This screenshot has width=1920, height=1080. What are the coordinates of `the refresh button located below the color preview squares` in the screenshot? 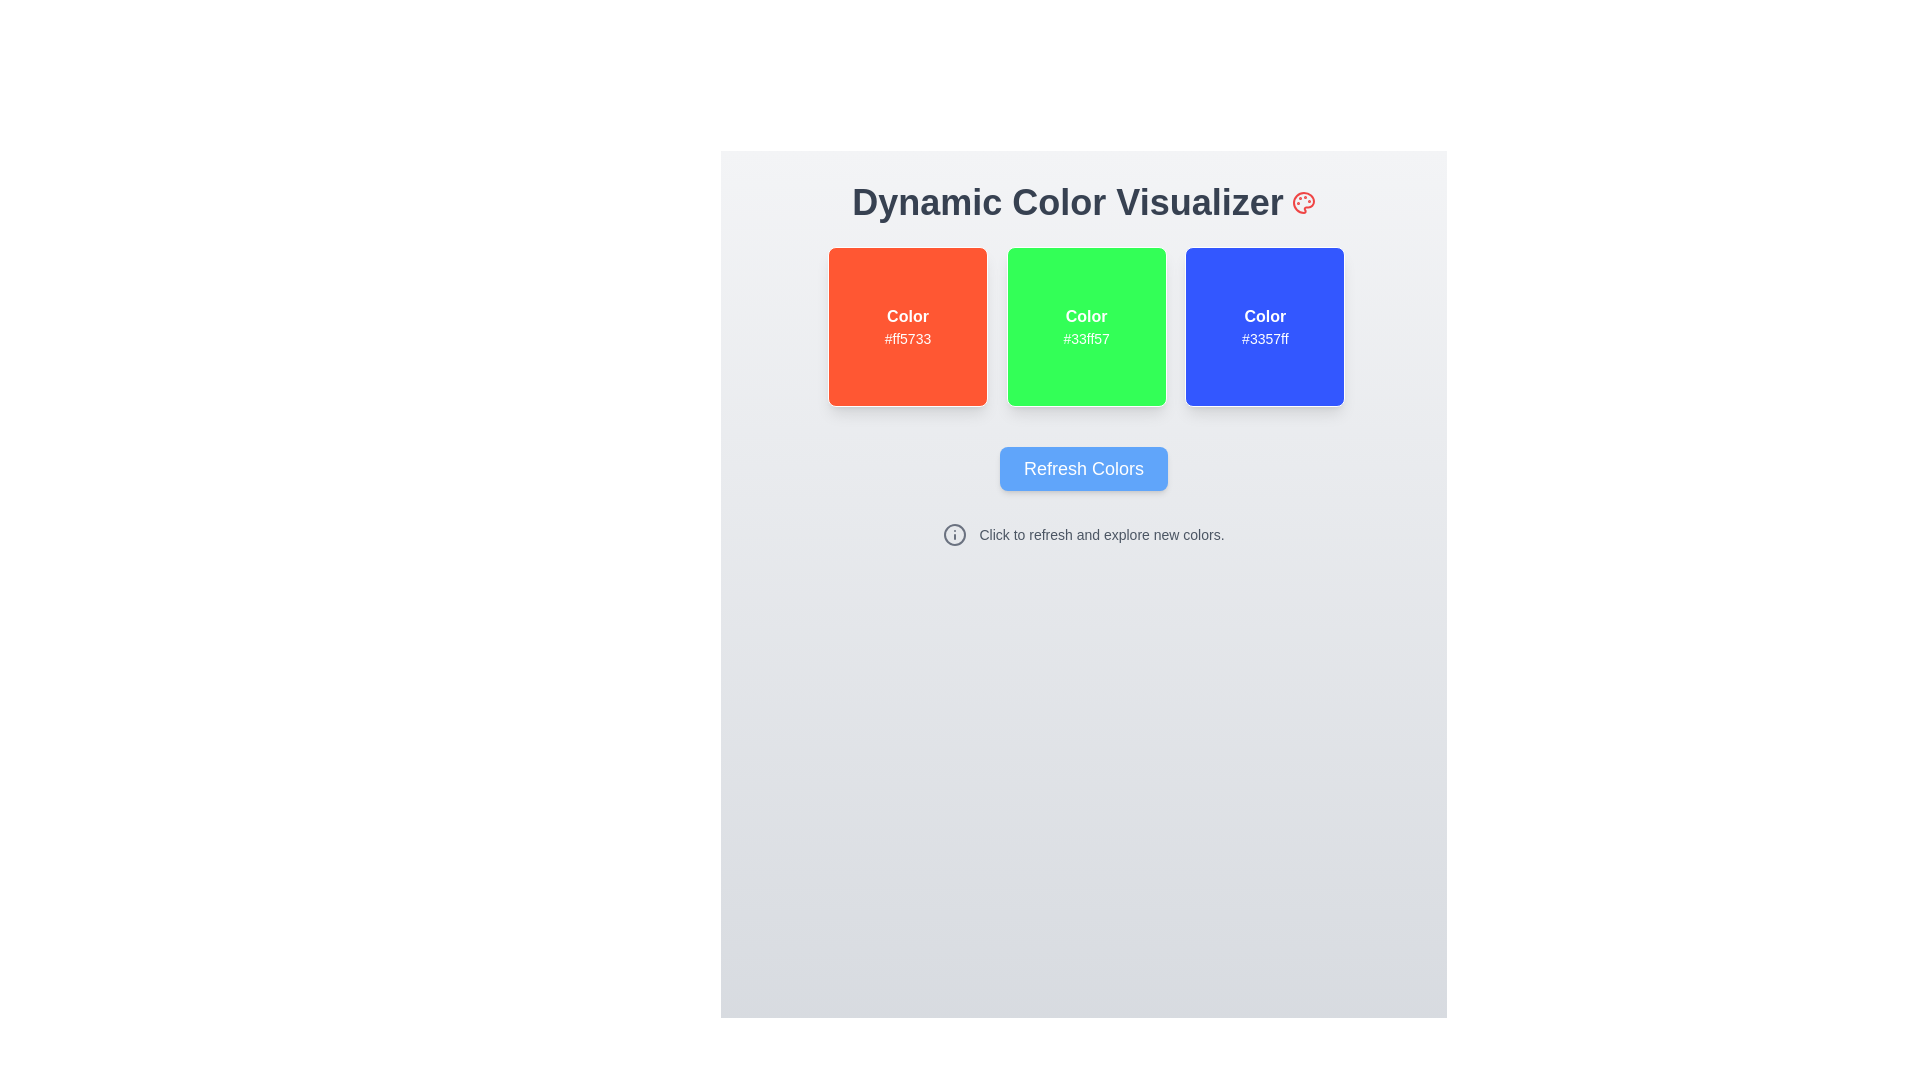 It's located at (1083, 469).